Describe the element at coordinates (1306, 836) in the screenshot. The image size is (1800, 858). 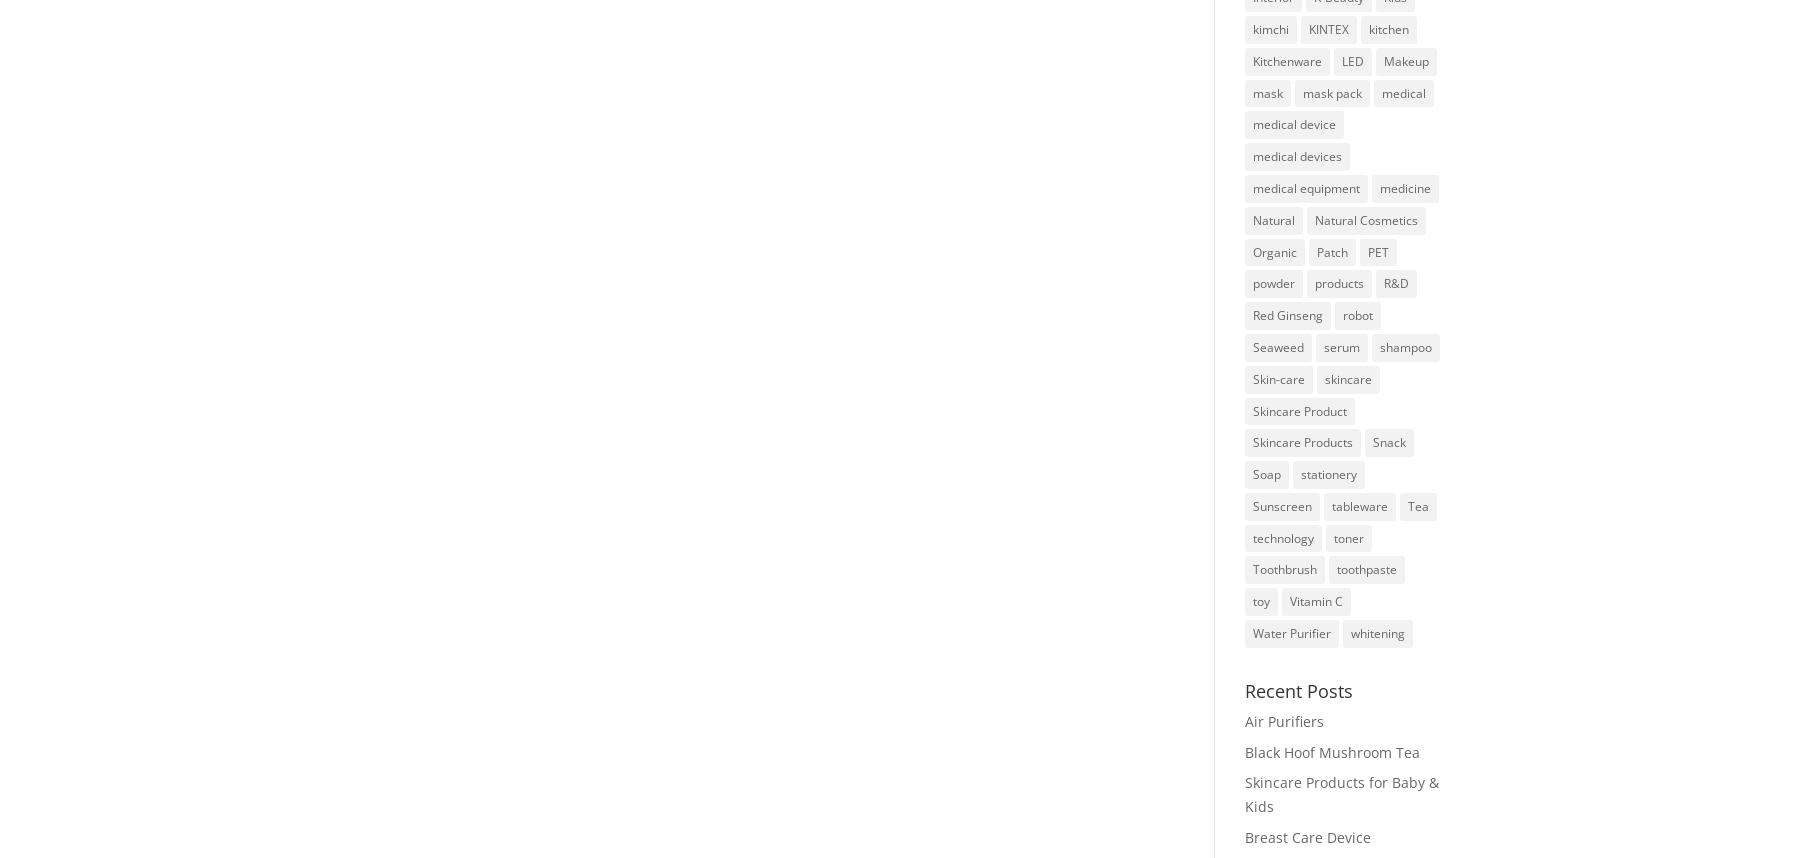
I see `'Breast Care Device'` at that location.